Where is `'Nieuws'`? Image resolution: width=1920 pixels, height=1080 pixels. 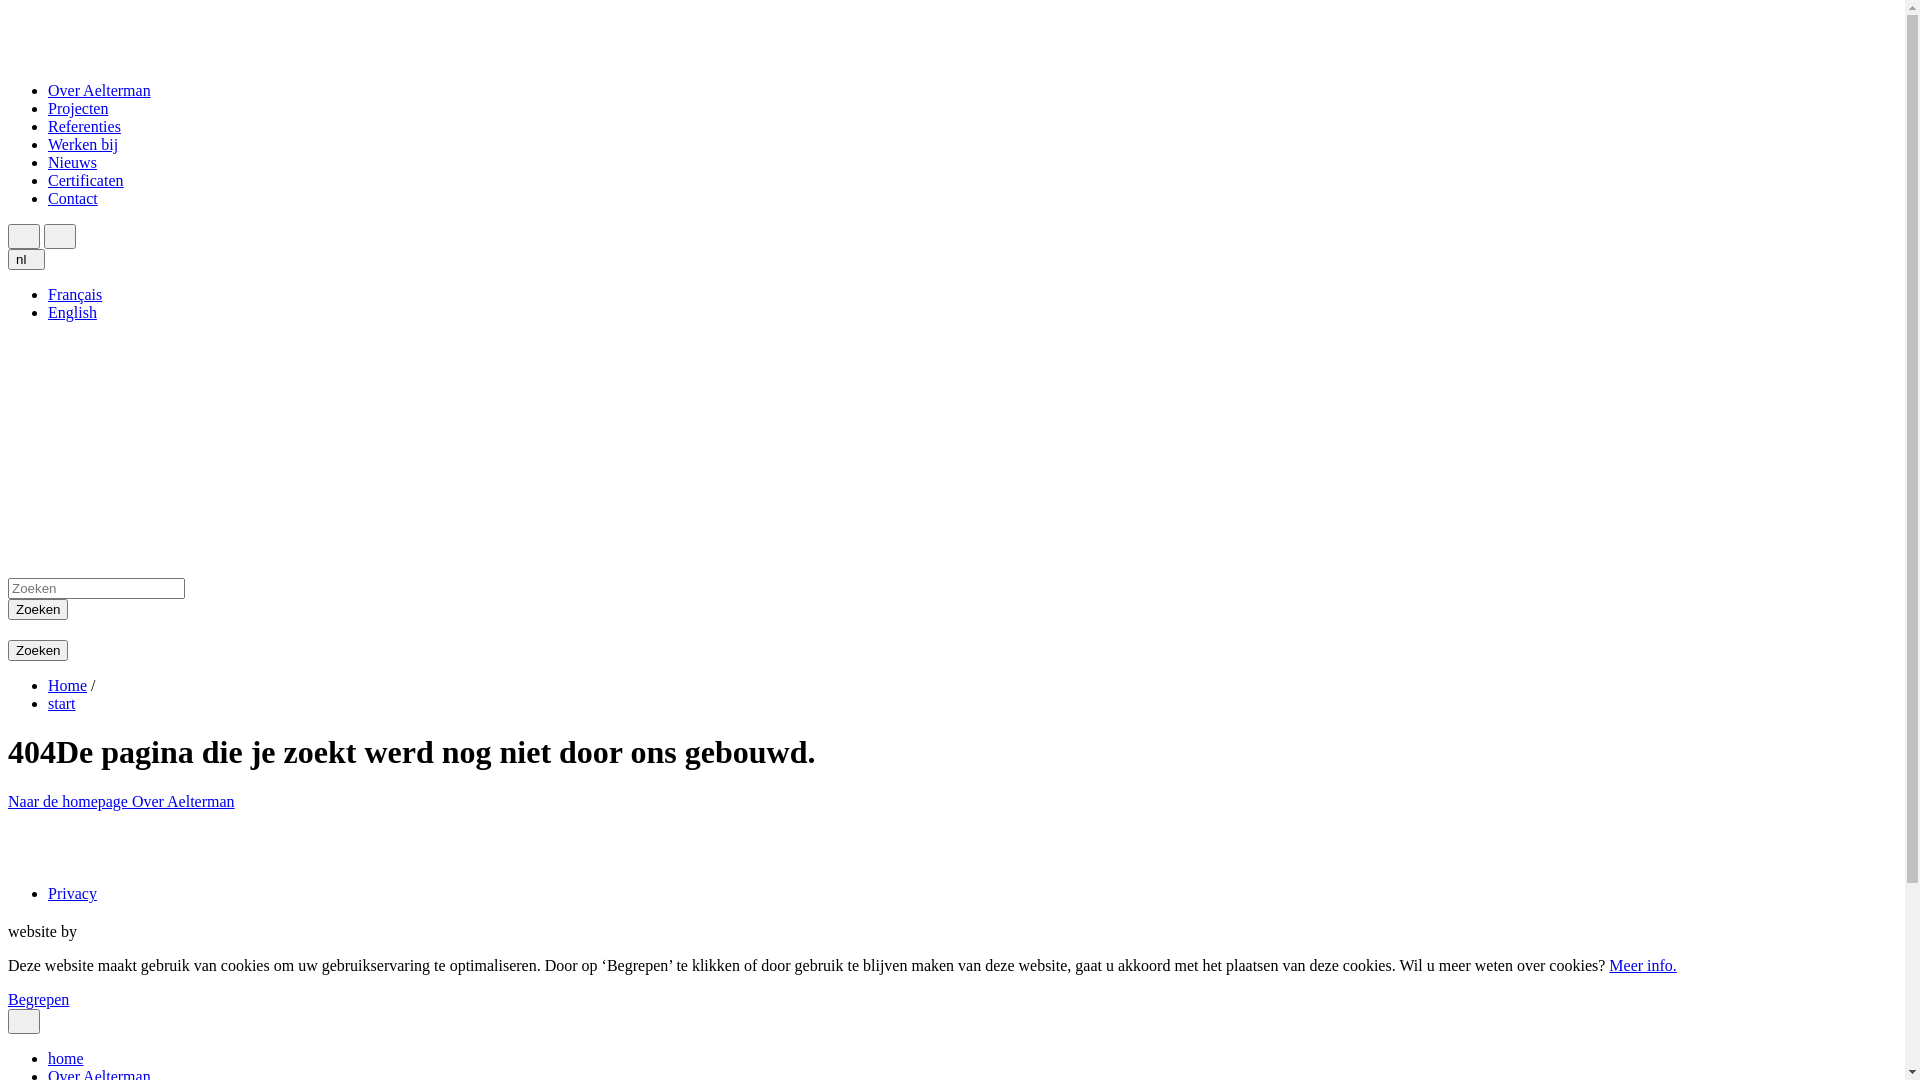 'Nieuws' is located at coordinates (48, 161).